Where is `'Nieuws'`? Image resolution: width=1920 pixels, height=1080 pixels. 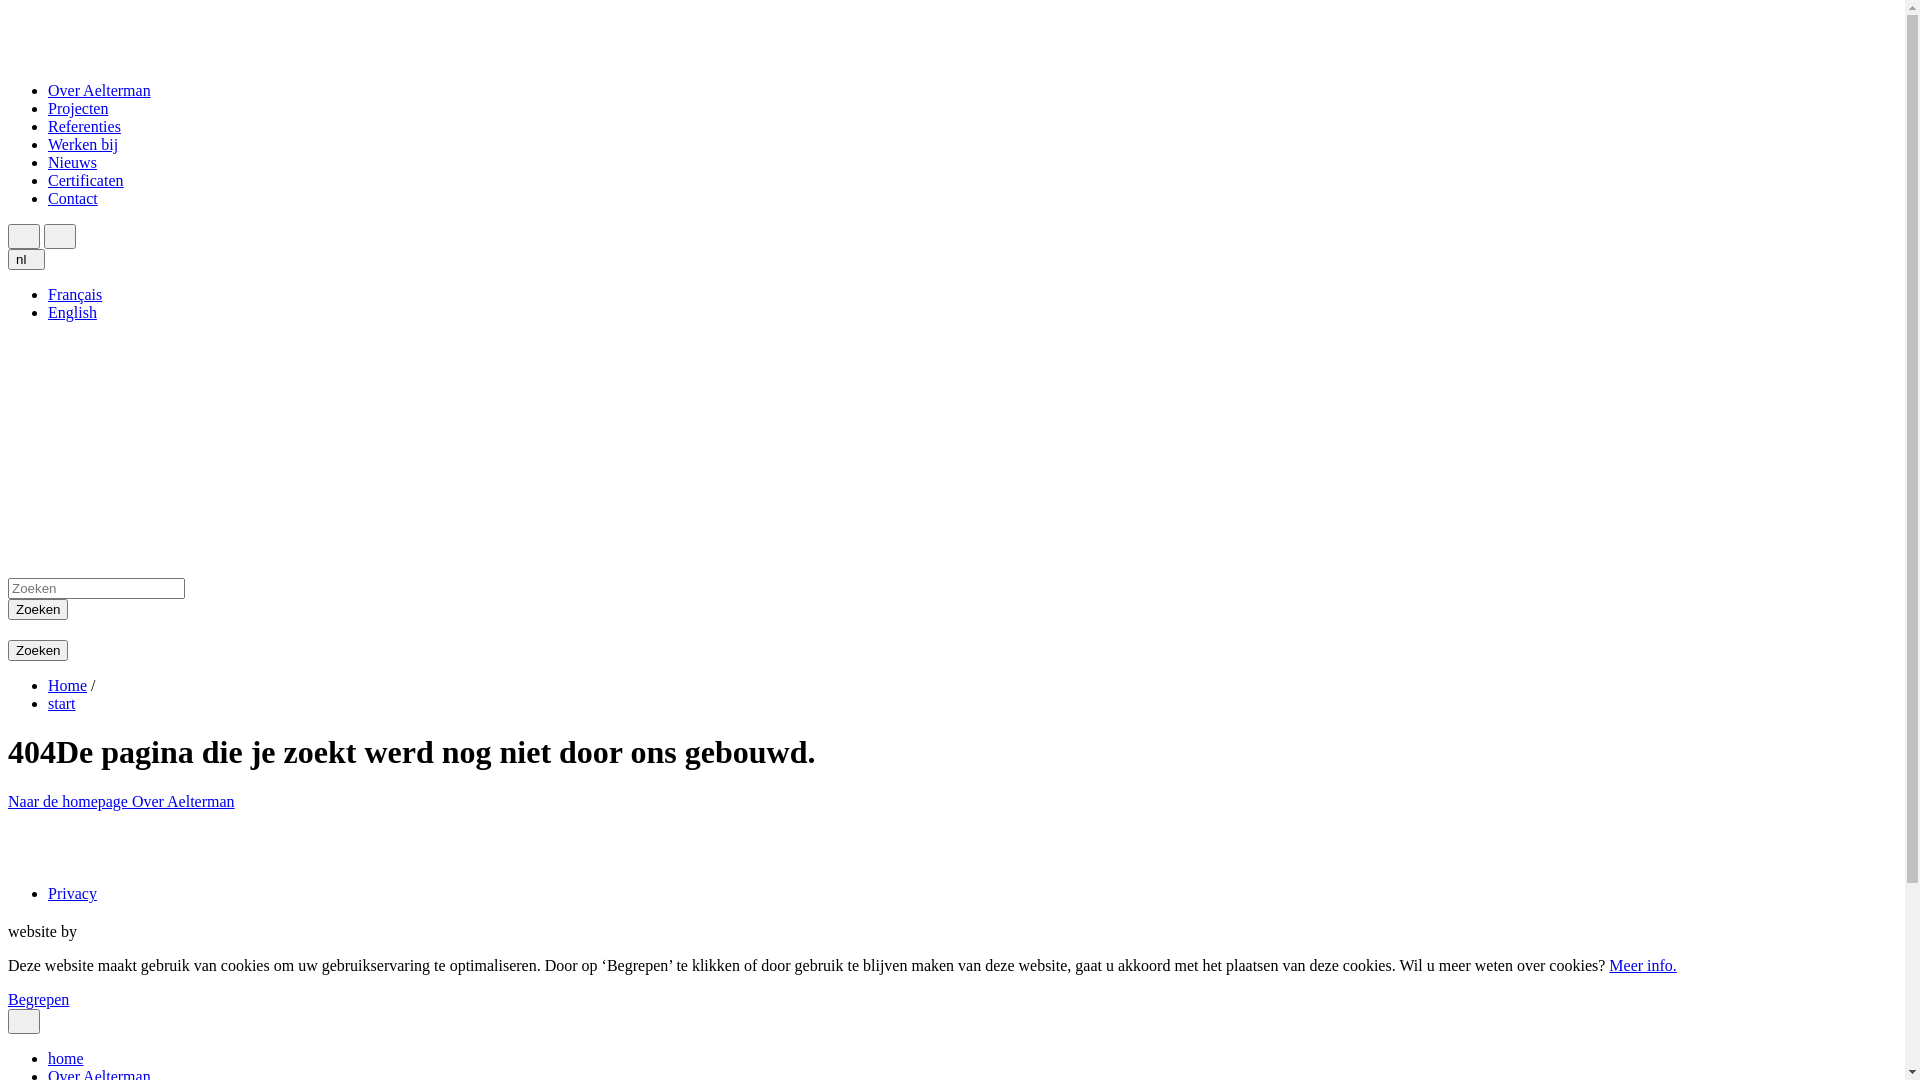 'Nieuws' is located at coordinates (48, 161).